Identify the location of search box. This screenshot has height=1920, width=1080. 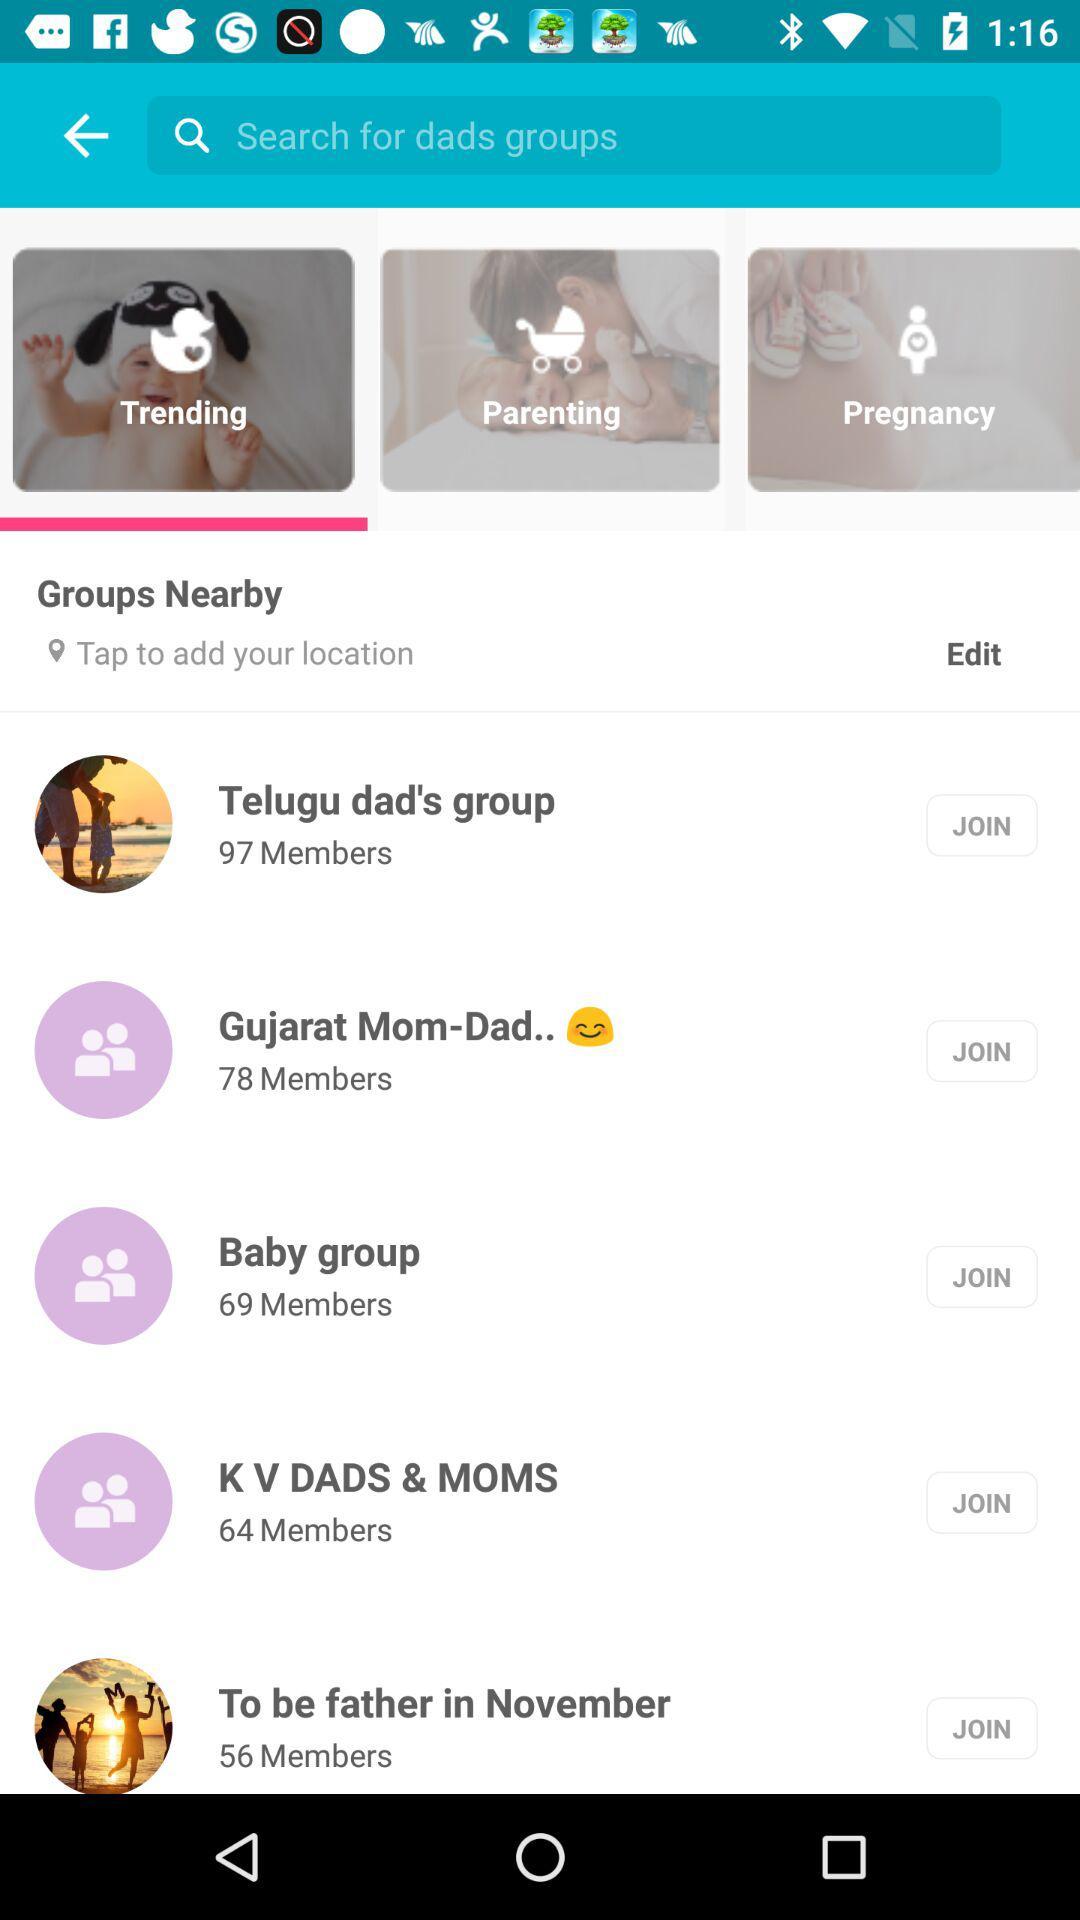
(579, 133).